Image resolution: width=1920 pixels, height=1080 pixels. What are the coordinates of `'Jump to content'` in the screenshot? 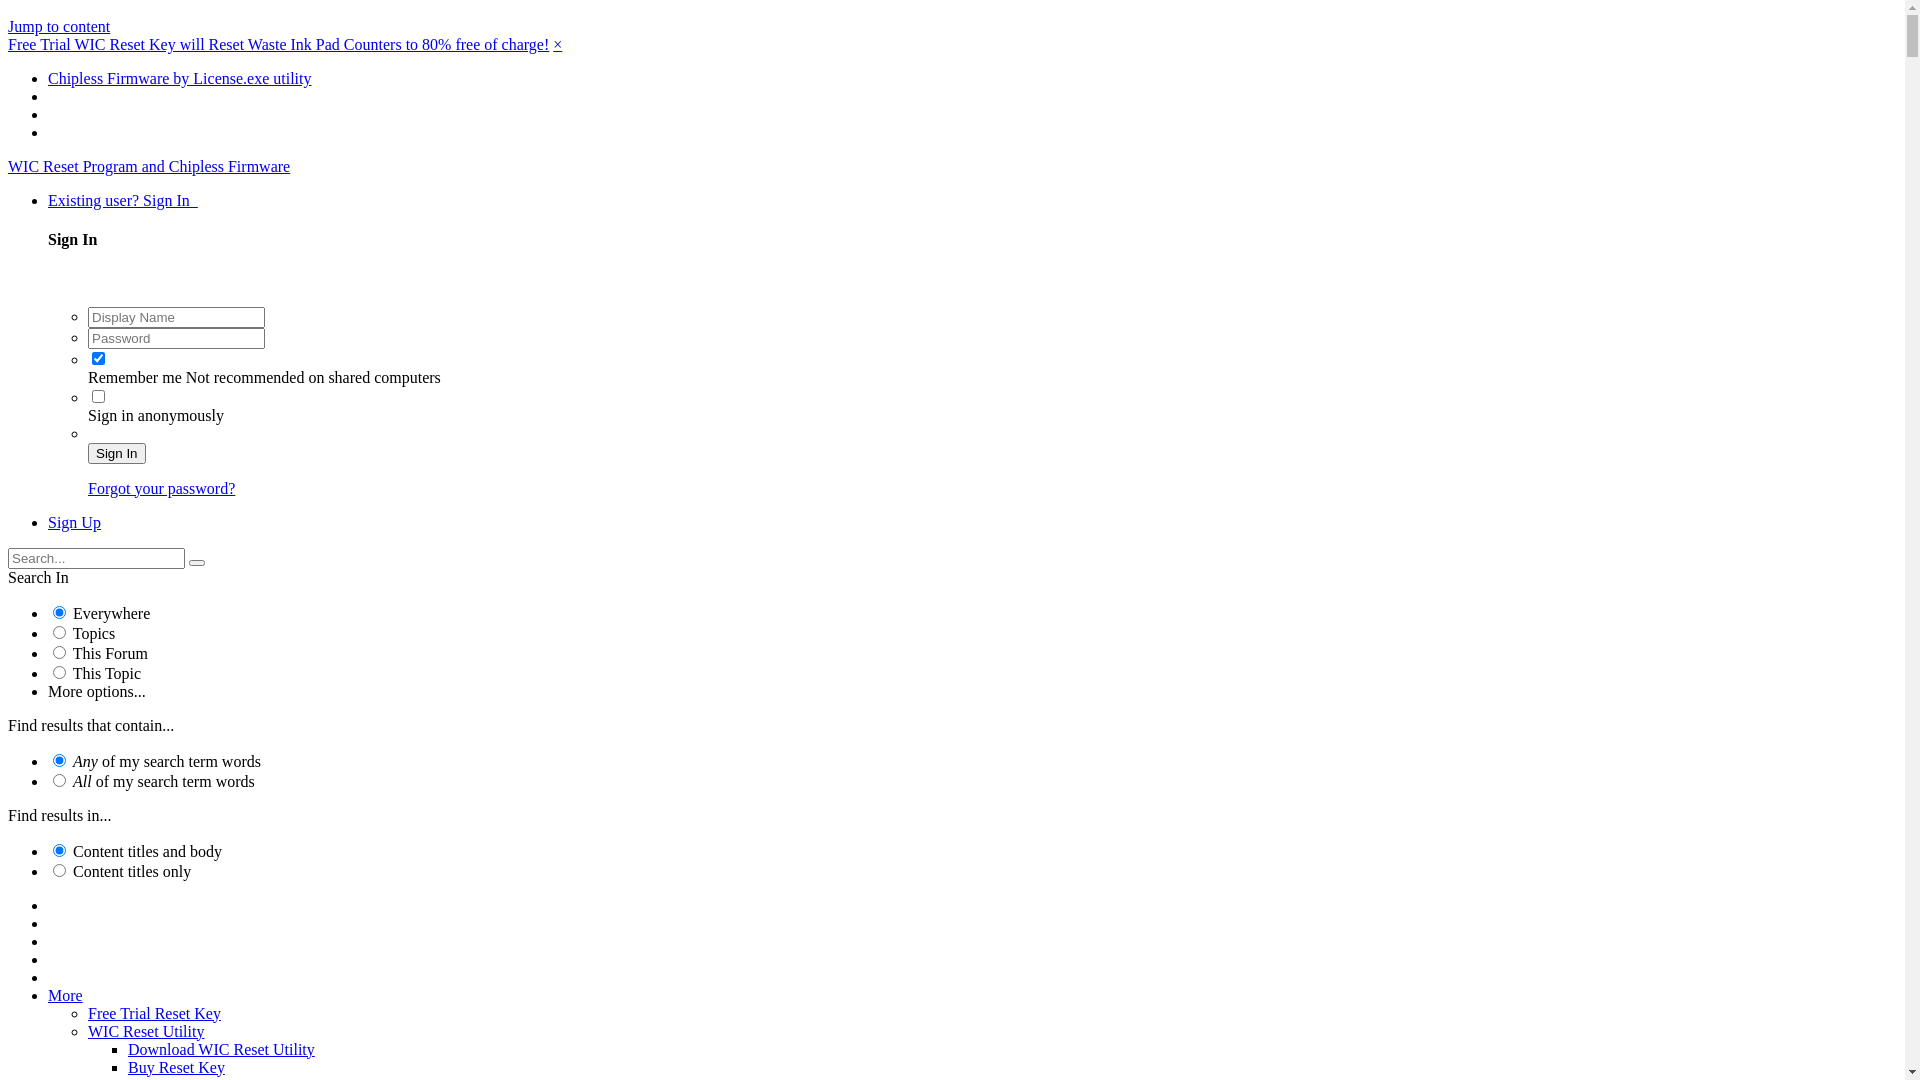 It's located at (8, 26).